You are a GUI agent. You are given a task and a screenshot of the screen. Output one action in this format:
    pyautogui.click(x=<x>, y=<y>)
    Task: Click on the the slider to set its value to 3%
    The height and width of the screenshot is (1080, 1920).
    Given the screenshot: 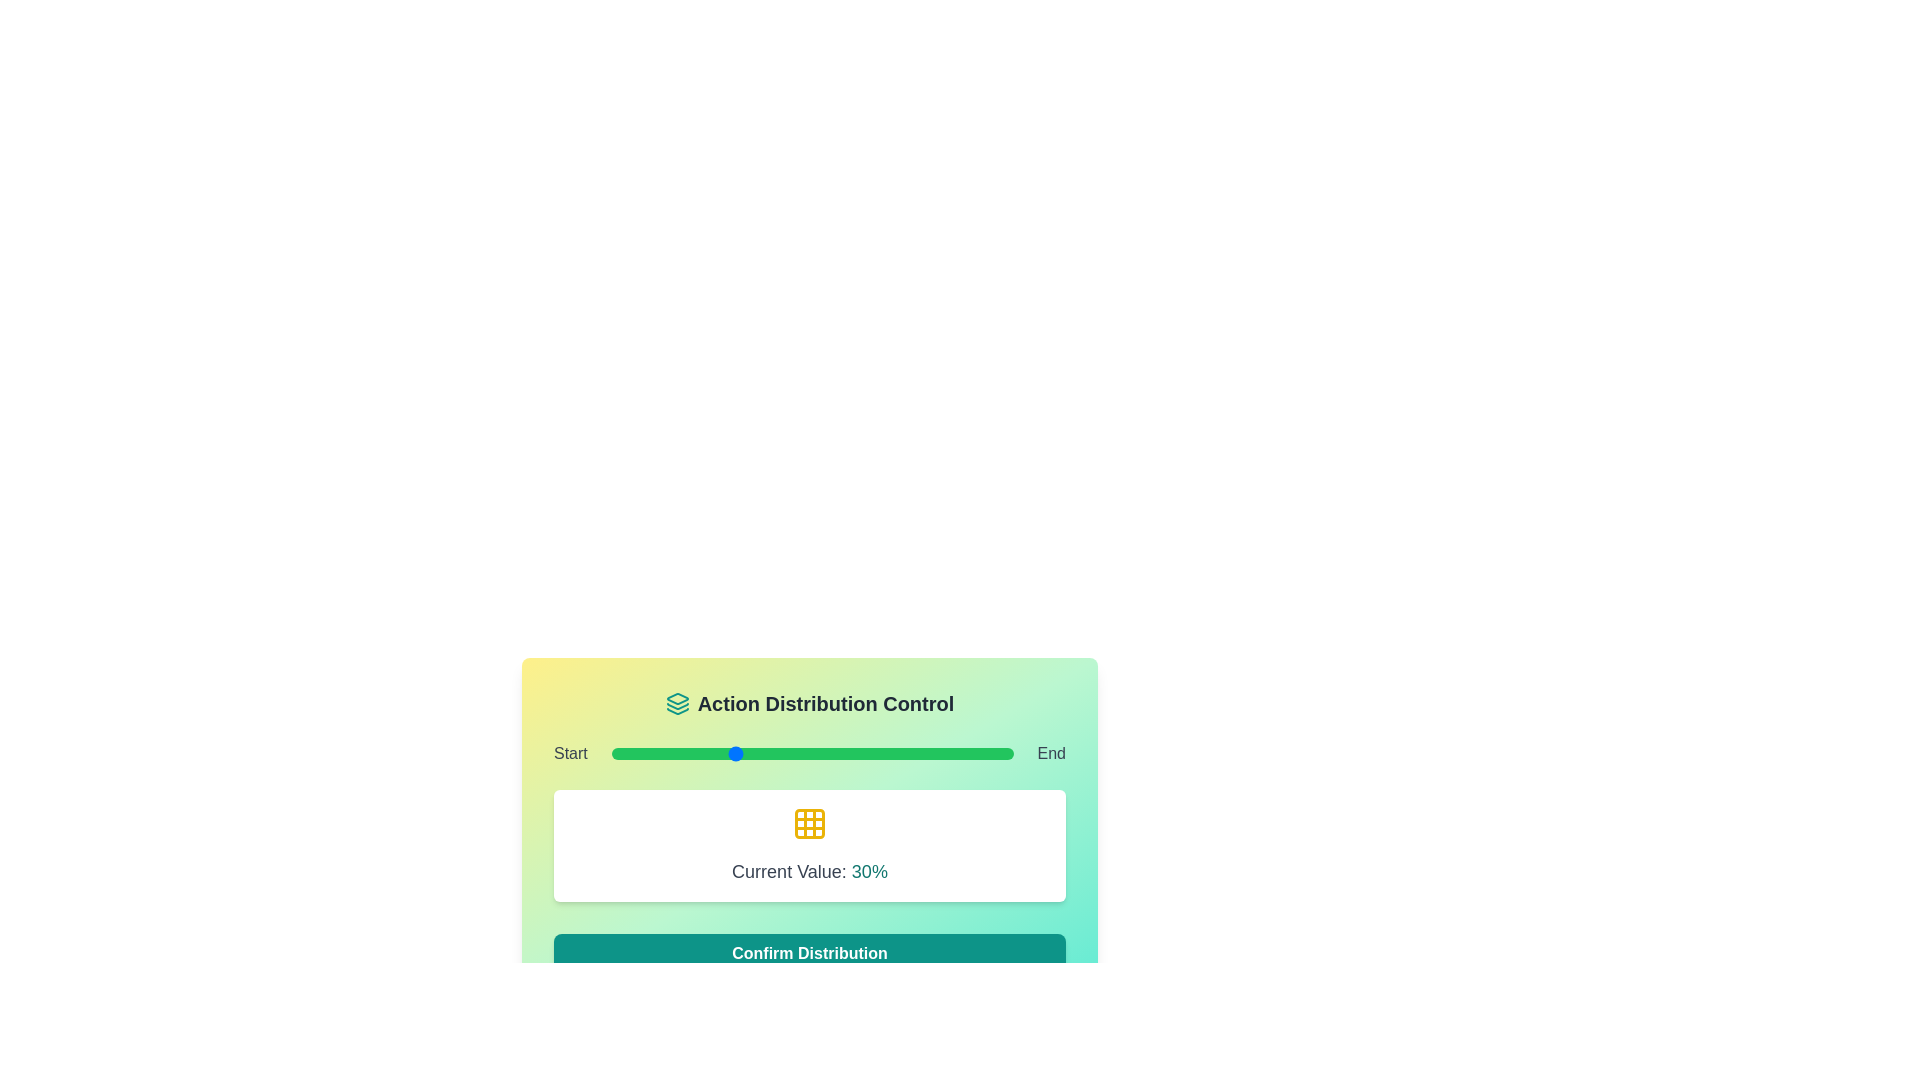 What is the action you would take?
    pyautogui.click(x=622, y=753)
    